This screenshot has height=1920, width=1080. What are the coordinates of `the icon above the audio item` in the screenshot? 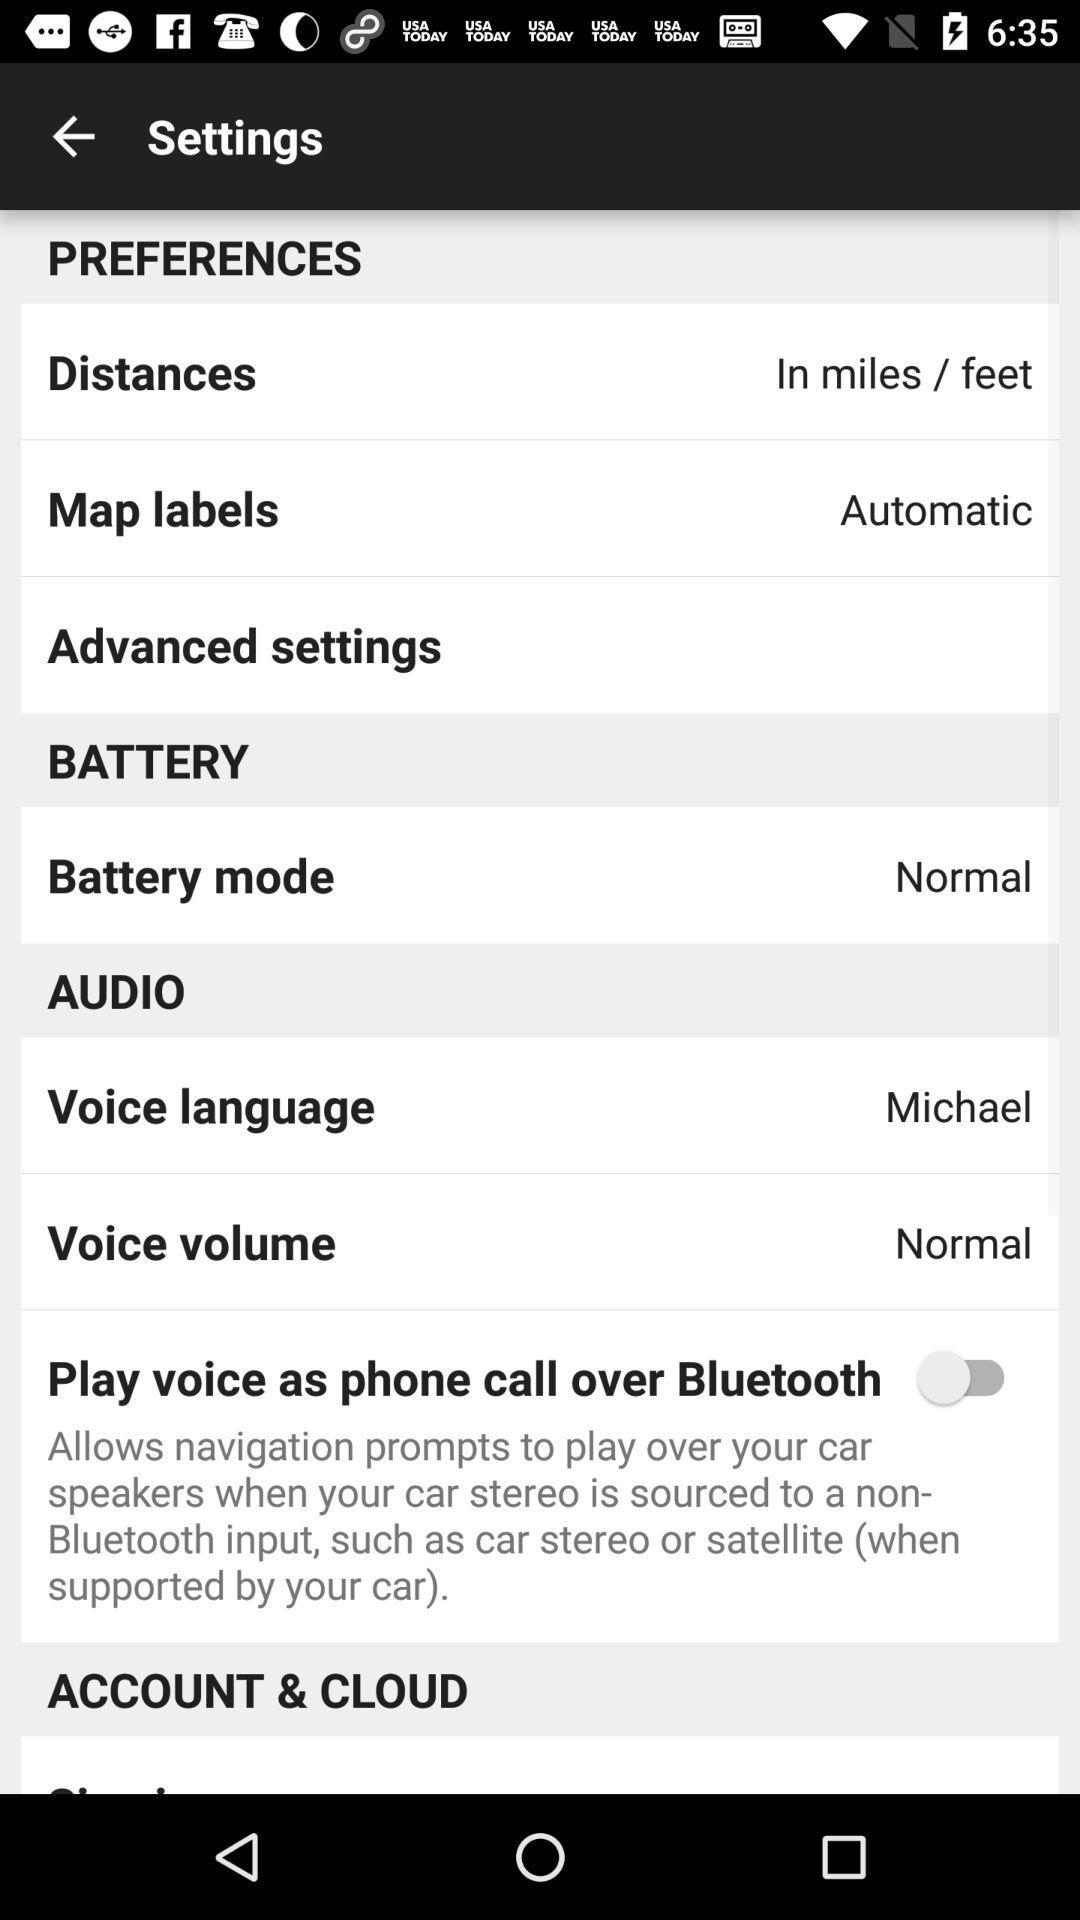 It's located at (190, 874).